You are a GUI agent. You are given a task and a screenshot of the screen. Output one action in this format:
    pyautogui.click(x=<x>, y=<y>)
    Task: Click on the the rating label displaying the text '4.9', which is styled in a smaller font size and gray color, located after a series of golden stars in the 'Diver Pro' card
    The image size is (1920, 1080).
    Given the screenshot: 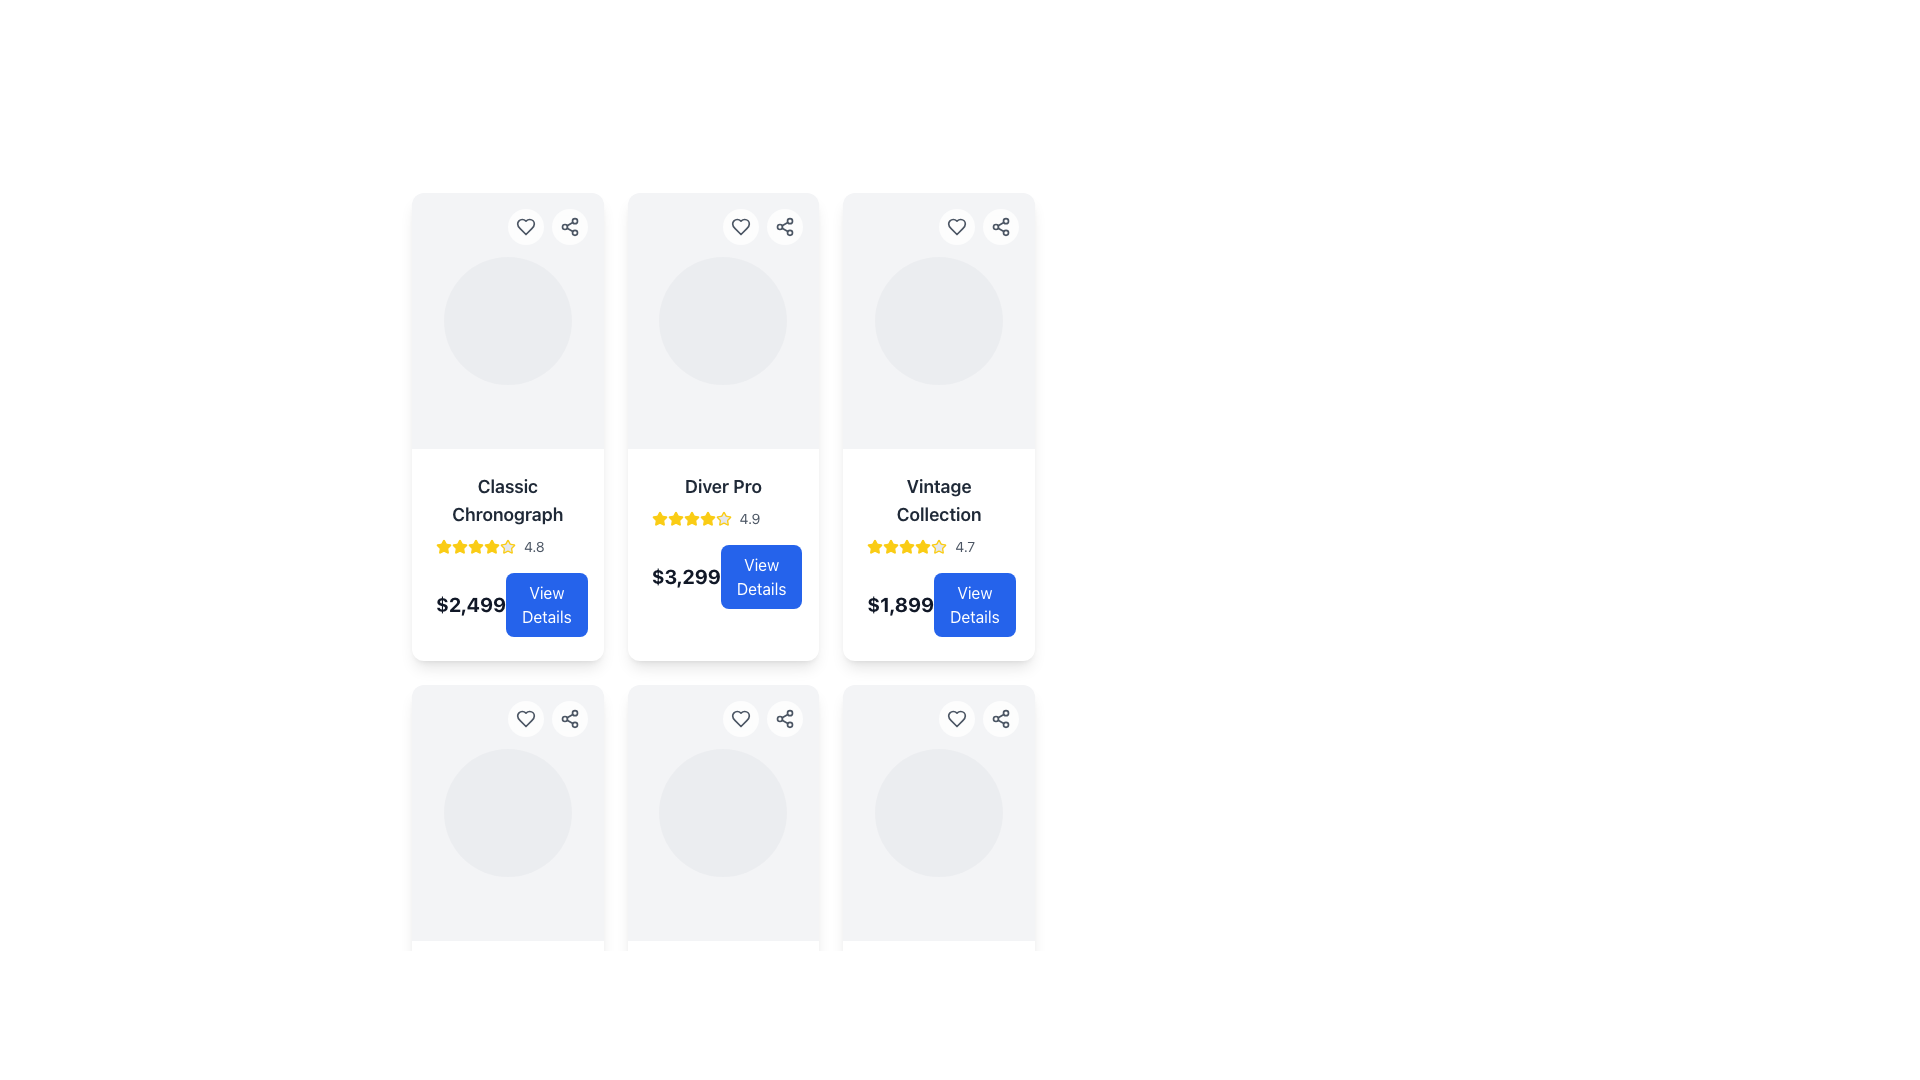 What is the action you would take?
    pyautogui.click(x=748, y=518)
    